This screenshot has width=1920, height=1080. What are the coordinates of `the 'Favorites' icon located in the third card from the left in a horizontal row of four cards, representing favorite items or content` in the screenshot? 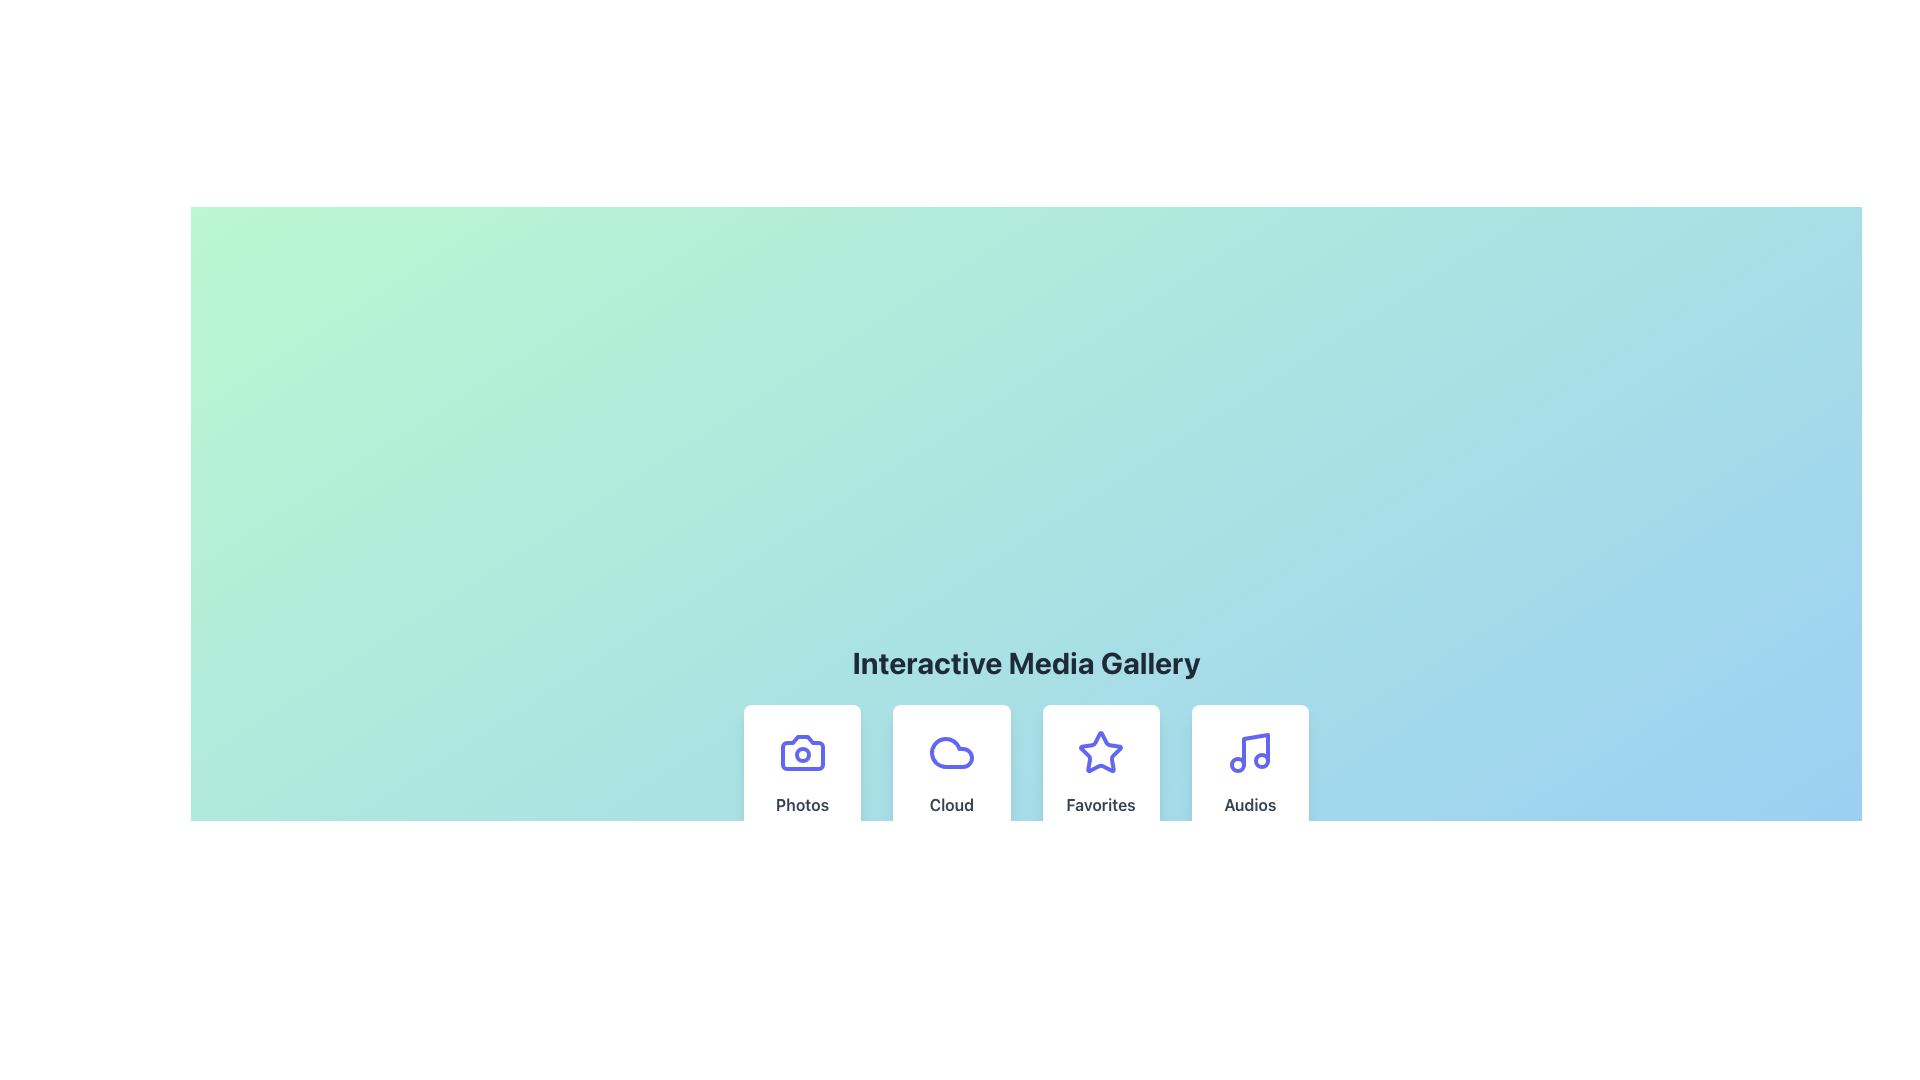 It's located at (1100, 752).